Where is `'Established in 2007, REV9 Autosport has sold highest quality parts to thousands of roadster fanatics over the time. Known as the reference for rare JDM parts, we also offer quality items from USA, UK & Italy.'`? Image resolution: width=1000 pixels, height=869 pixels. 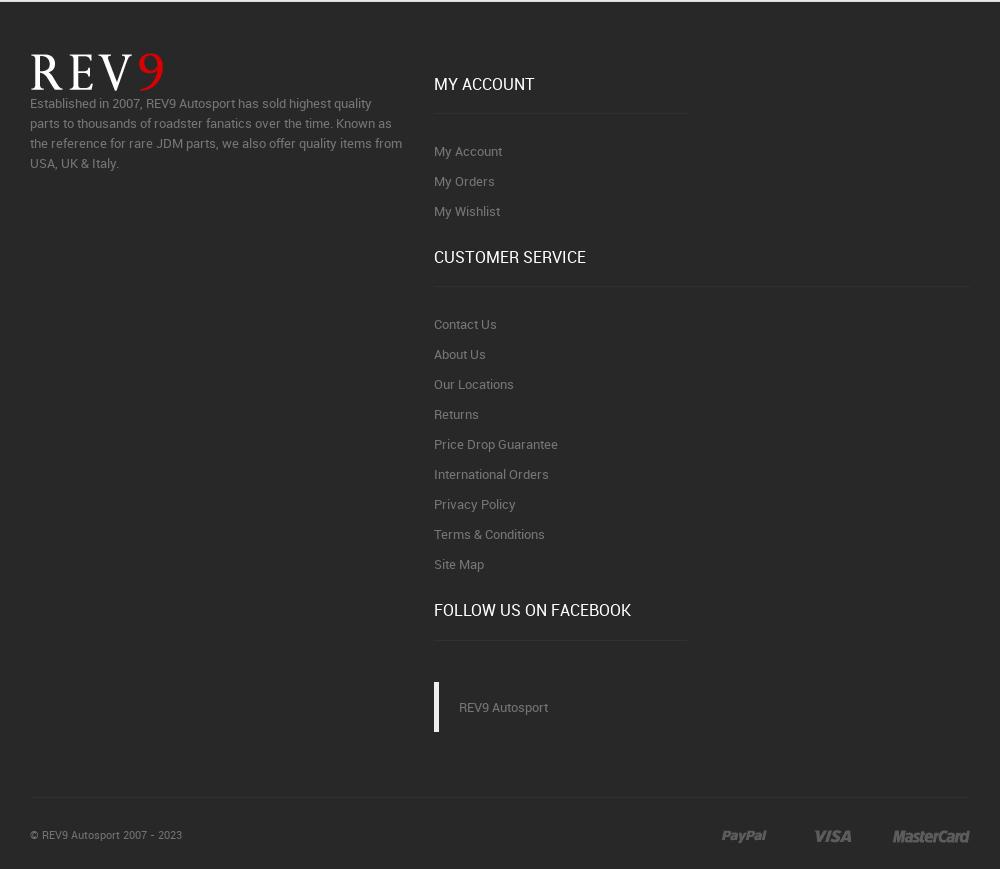 'Established in 2007, REV9 Autosport has sold highest quality parts to thousands of roadster fanatics over the time. Known as the reference for rare JDM parts, we also offer quality items from USA, UK & Italy.' is located at coordinates (215, 131).